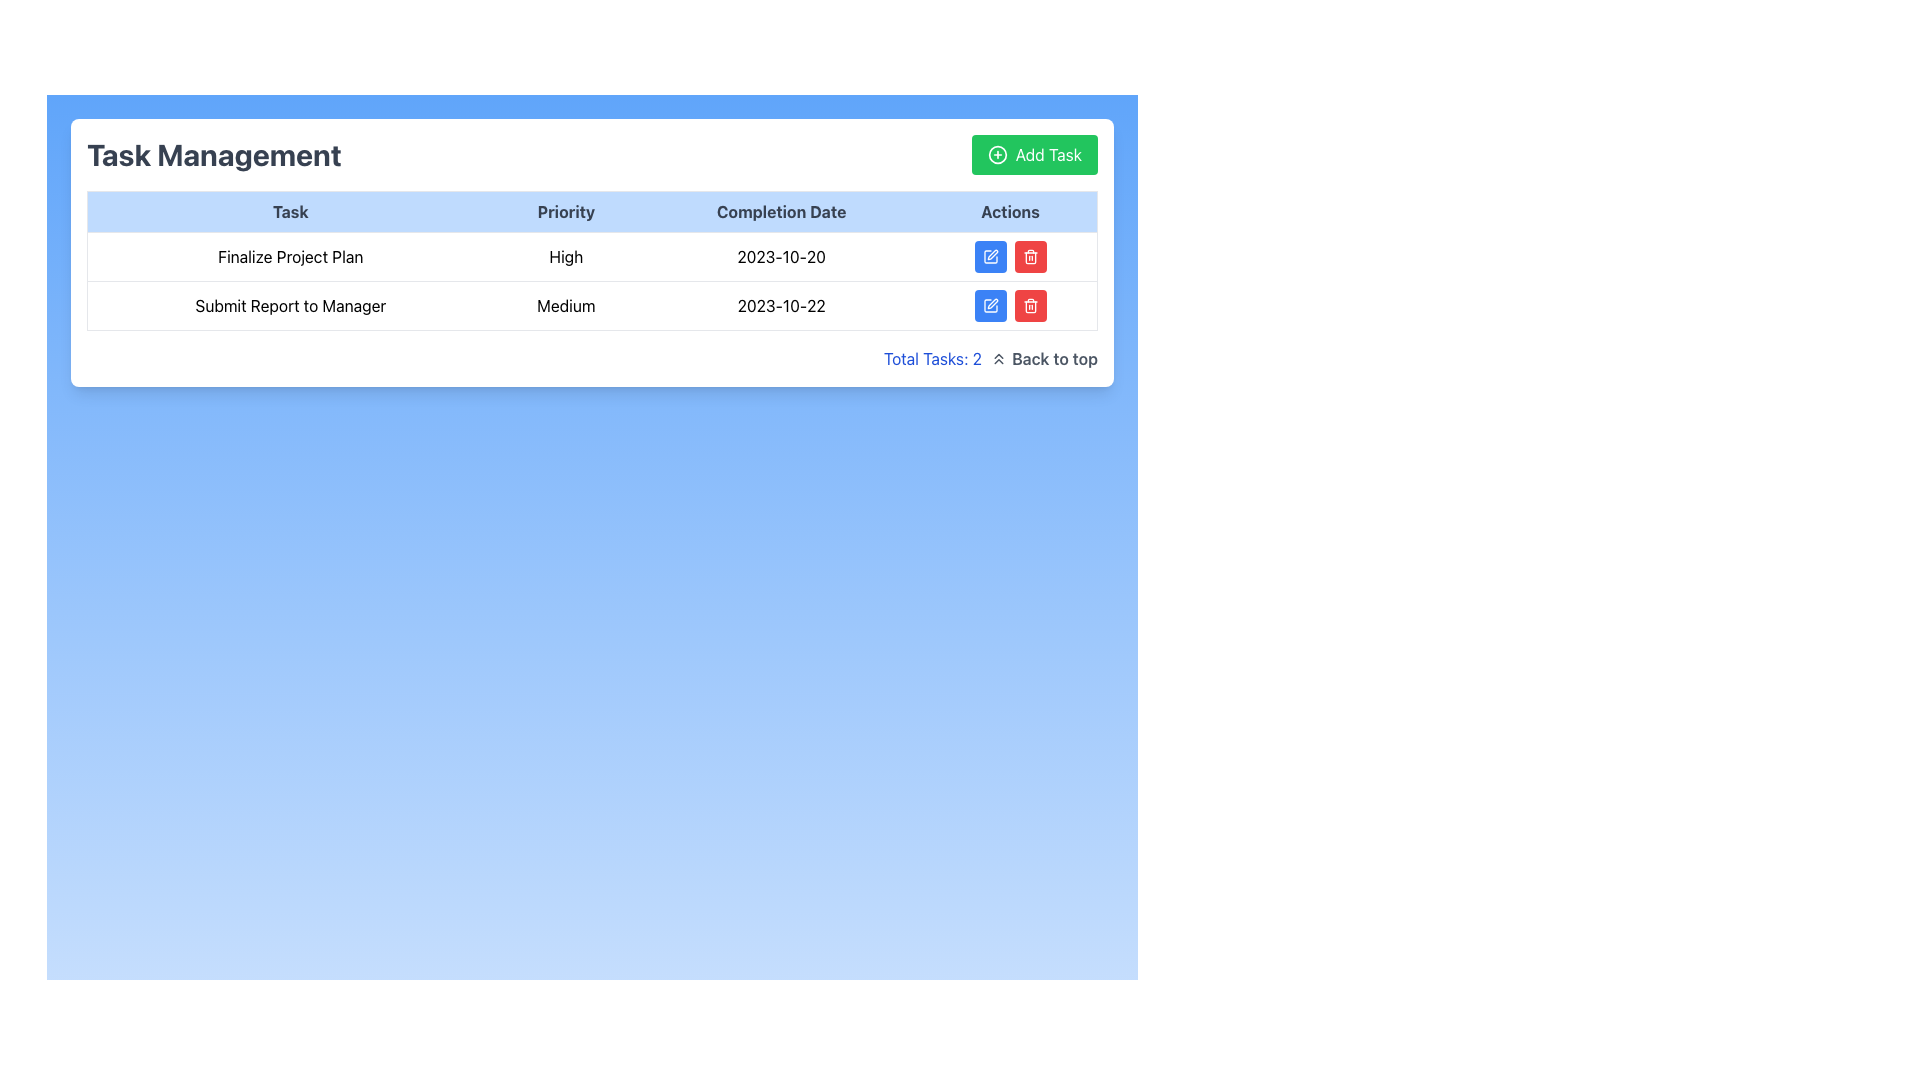 This screenshot has width=1920, height=1080. What do you see at coordinates (565, 305) in the screenshot?
I see `the text label displaying 'Medium' located in the second row under the 'Priority' column of the table, positioned between the 'Submit Report to Manager' and '2023-10-22' cells` at bounding box center [565, 305].